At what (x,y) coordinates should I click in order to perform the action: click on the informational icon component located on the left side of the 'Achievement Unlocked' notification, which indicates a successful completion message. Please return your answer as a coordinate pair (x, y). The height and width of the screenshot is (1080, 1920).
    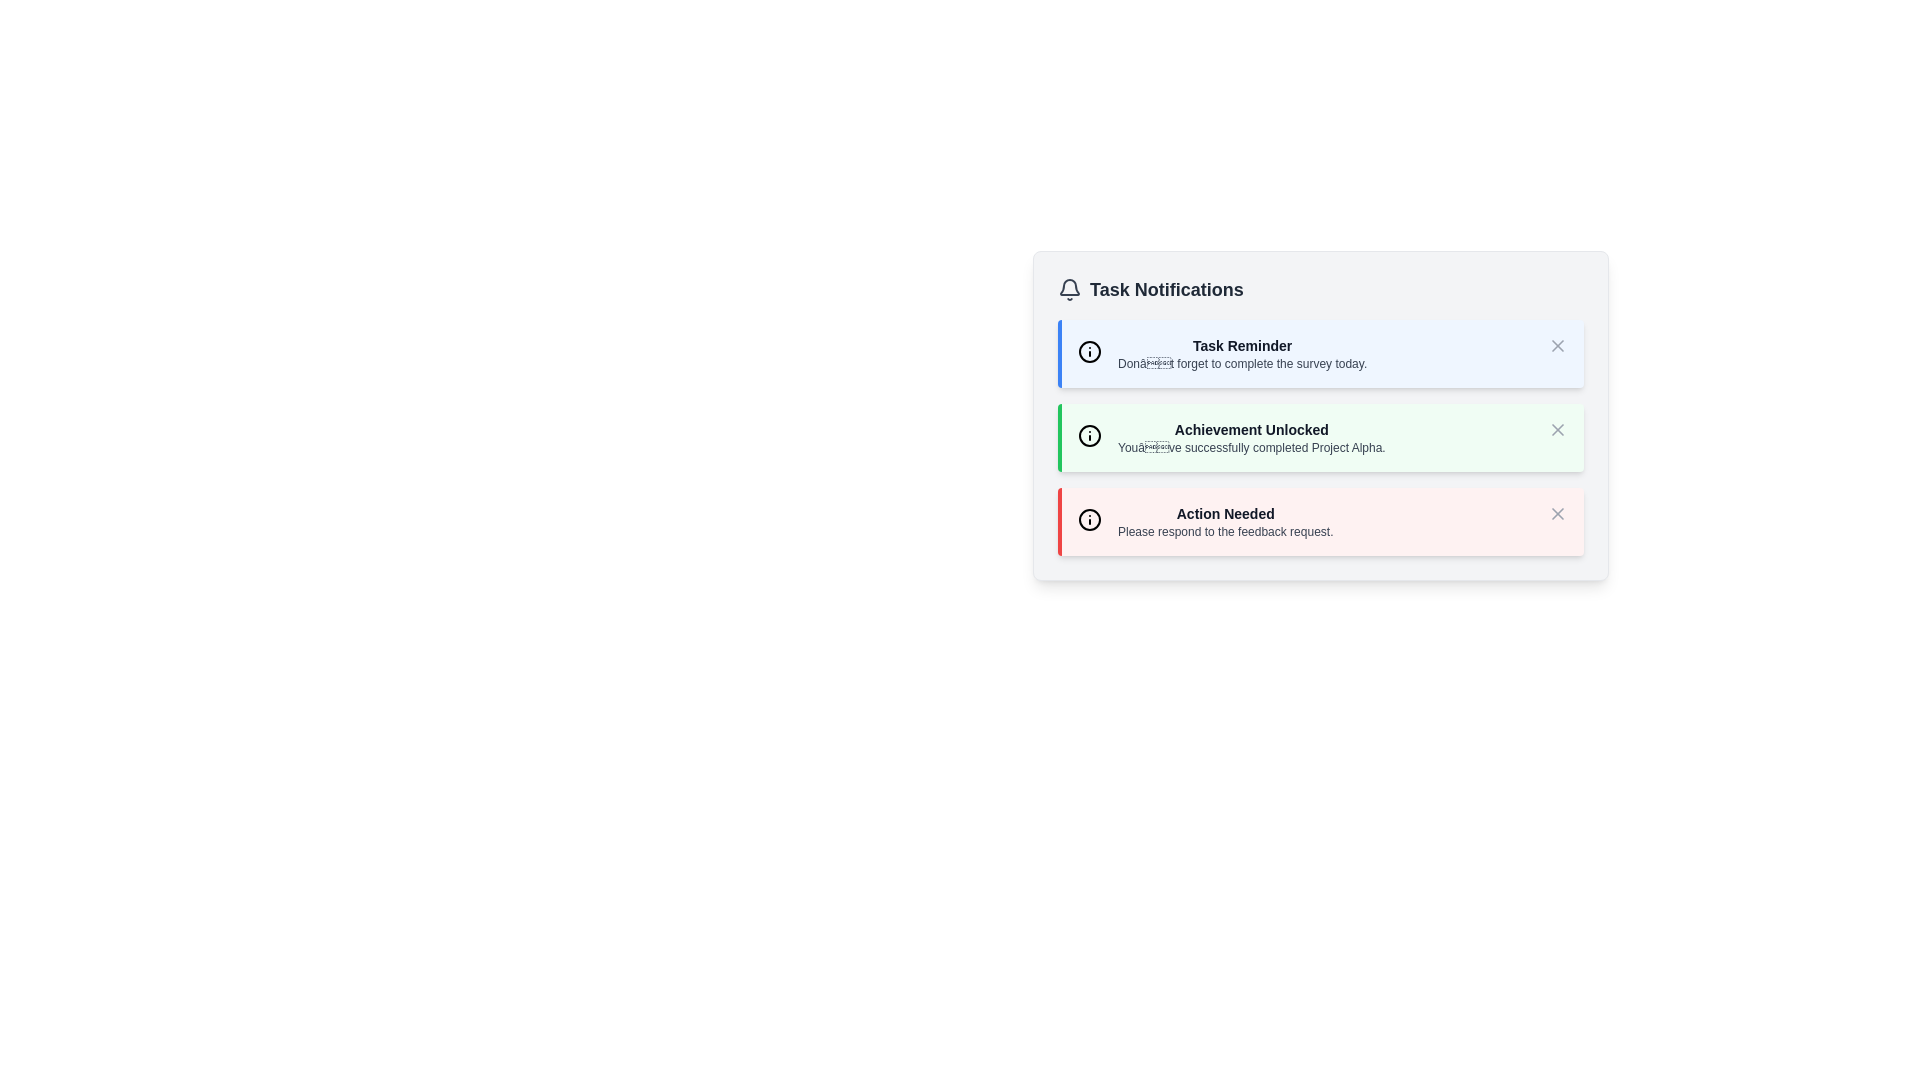
    Looking at the image, I should click on (1088, 434).